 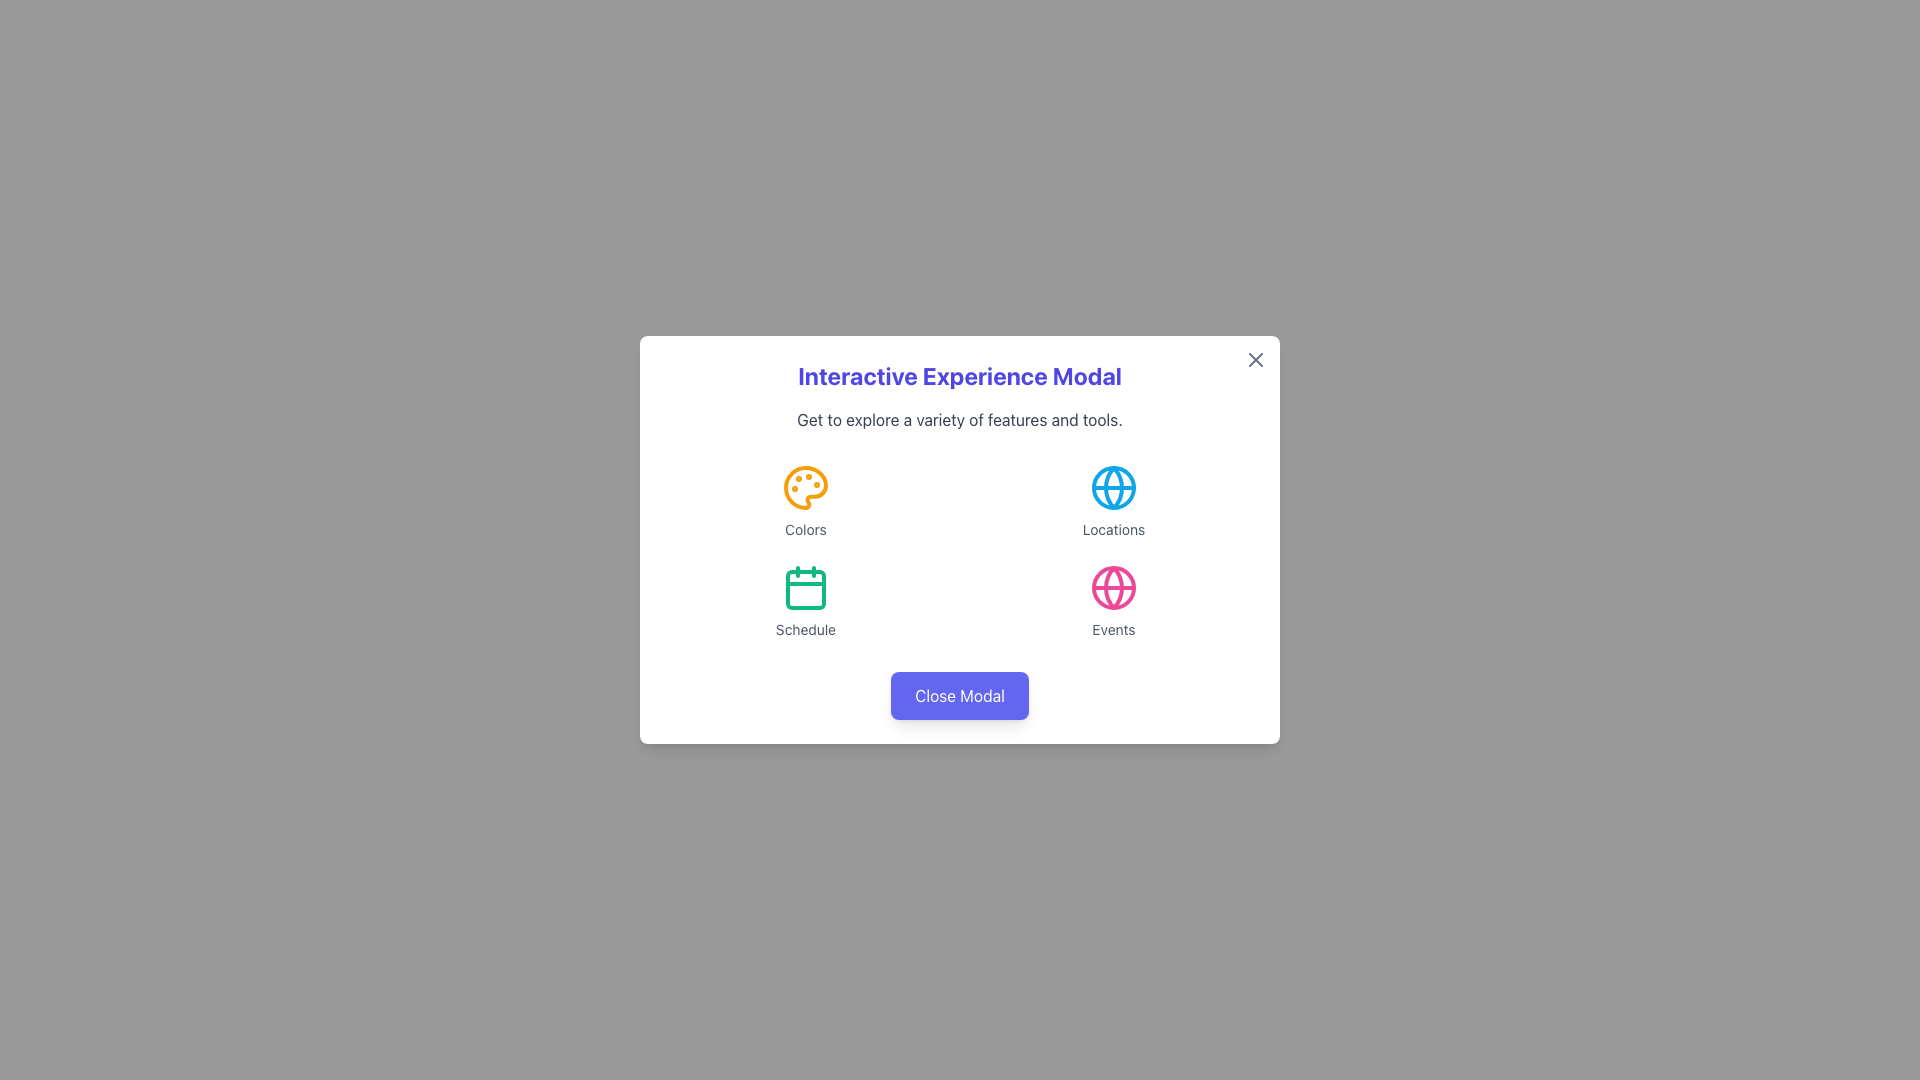 What do you see at coordinates (806, 488) in the screenshot?
I see `the 'Colors' icon located in the upper left quadrant of the modal dialog box, which is positioned directly under the header and adjacent to the text label 'Colors'` at bounding box center [806, 488].